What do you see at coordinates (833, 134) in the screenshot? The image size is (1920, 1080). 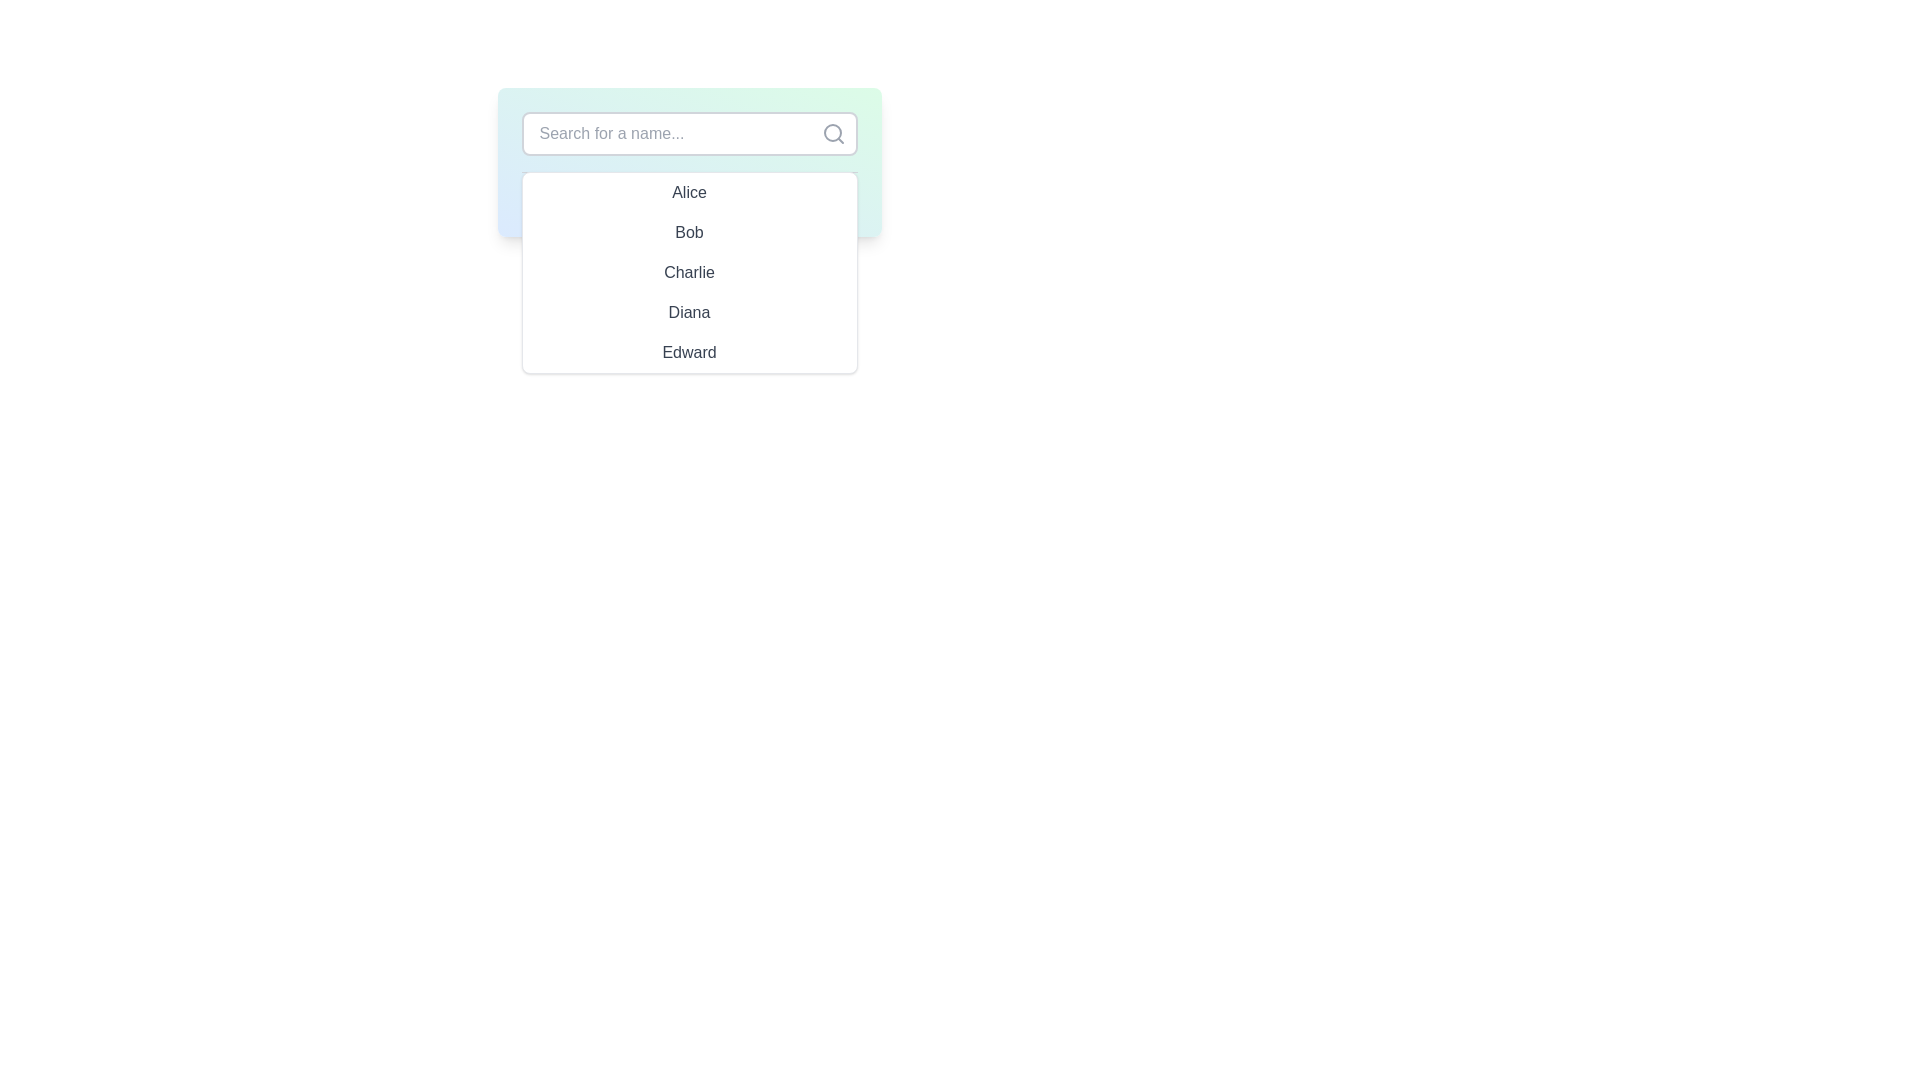 I see `the compact search icon, depicted as a magnifying glass, located at the right end of the search input field` at bounding box center [833, 134].